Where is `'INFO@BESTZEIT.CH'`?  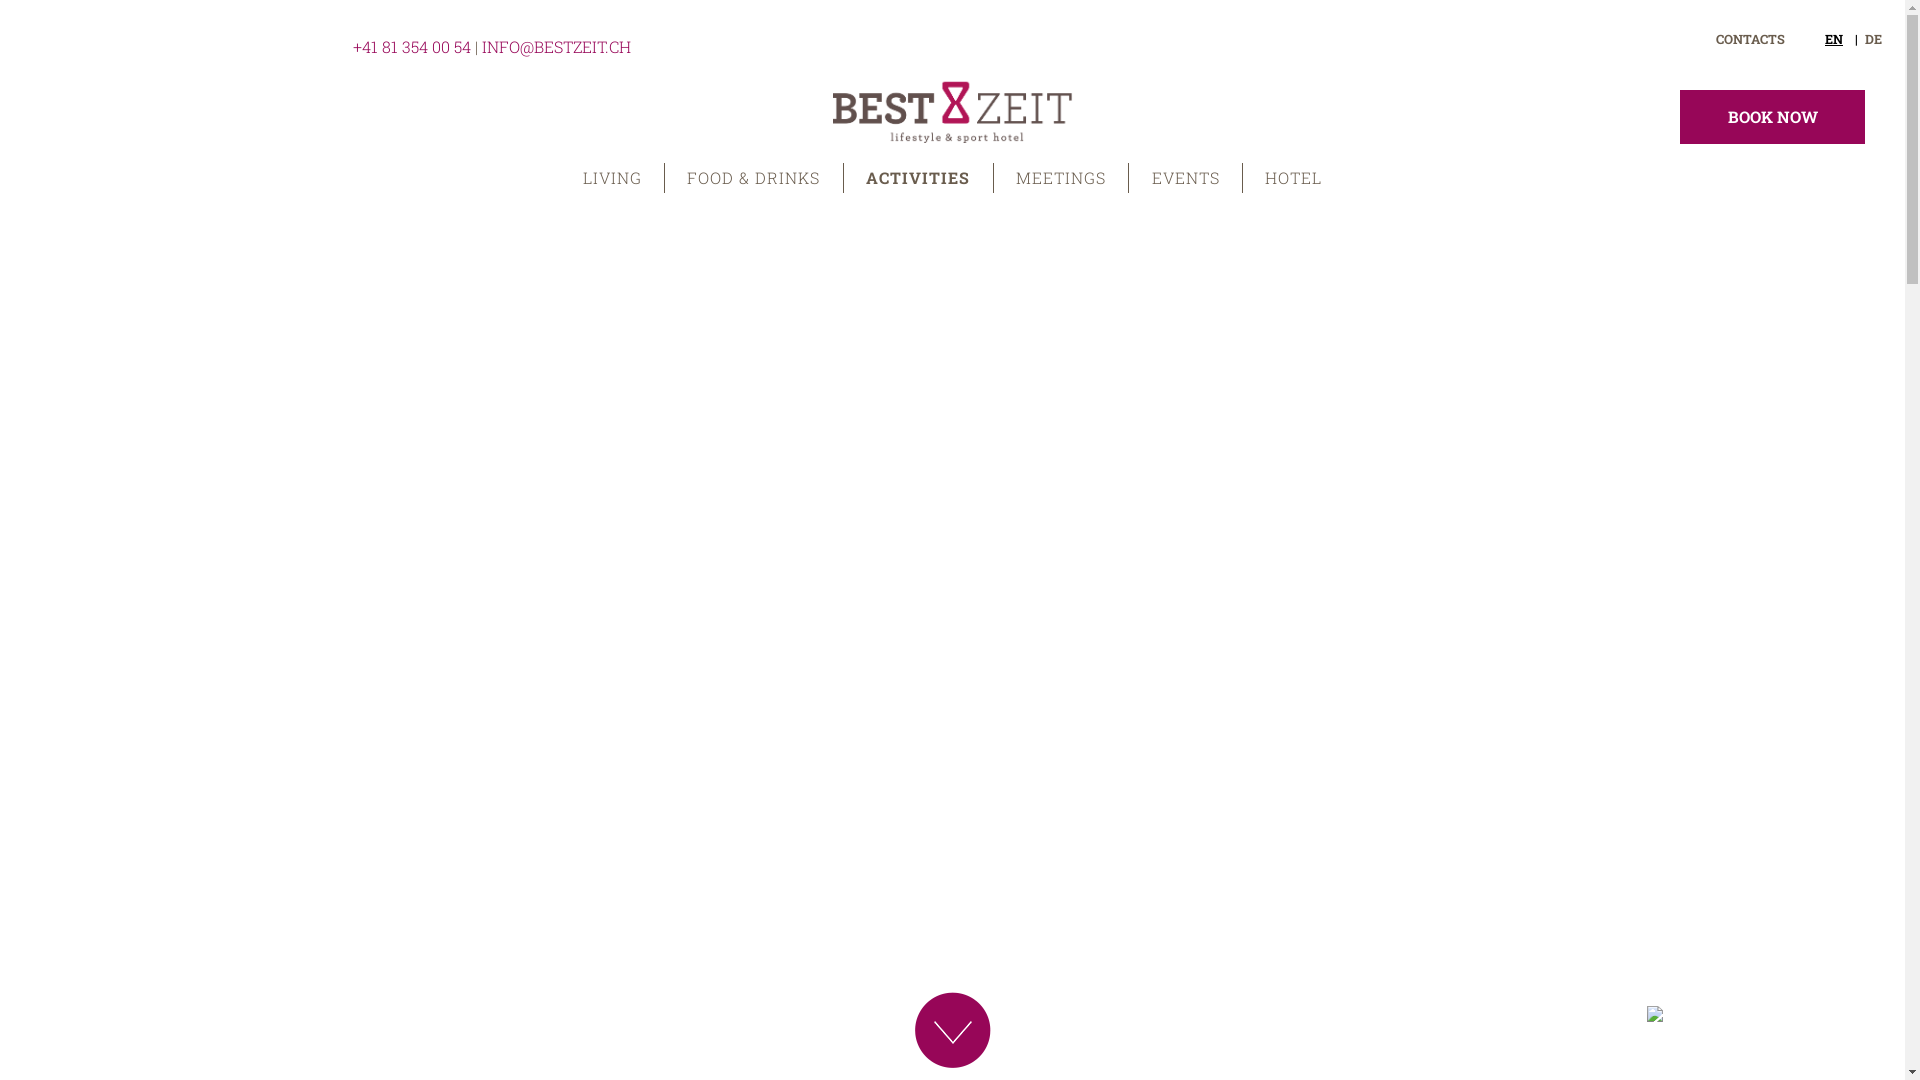 'INFO@BESTZEIT.CH' is located at coordinates (556, 45).